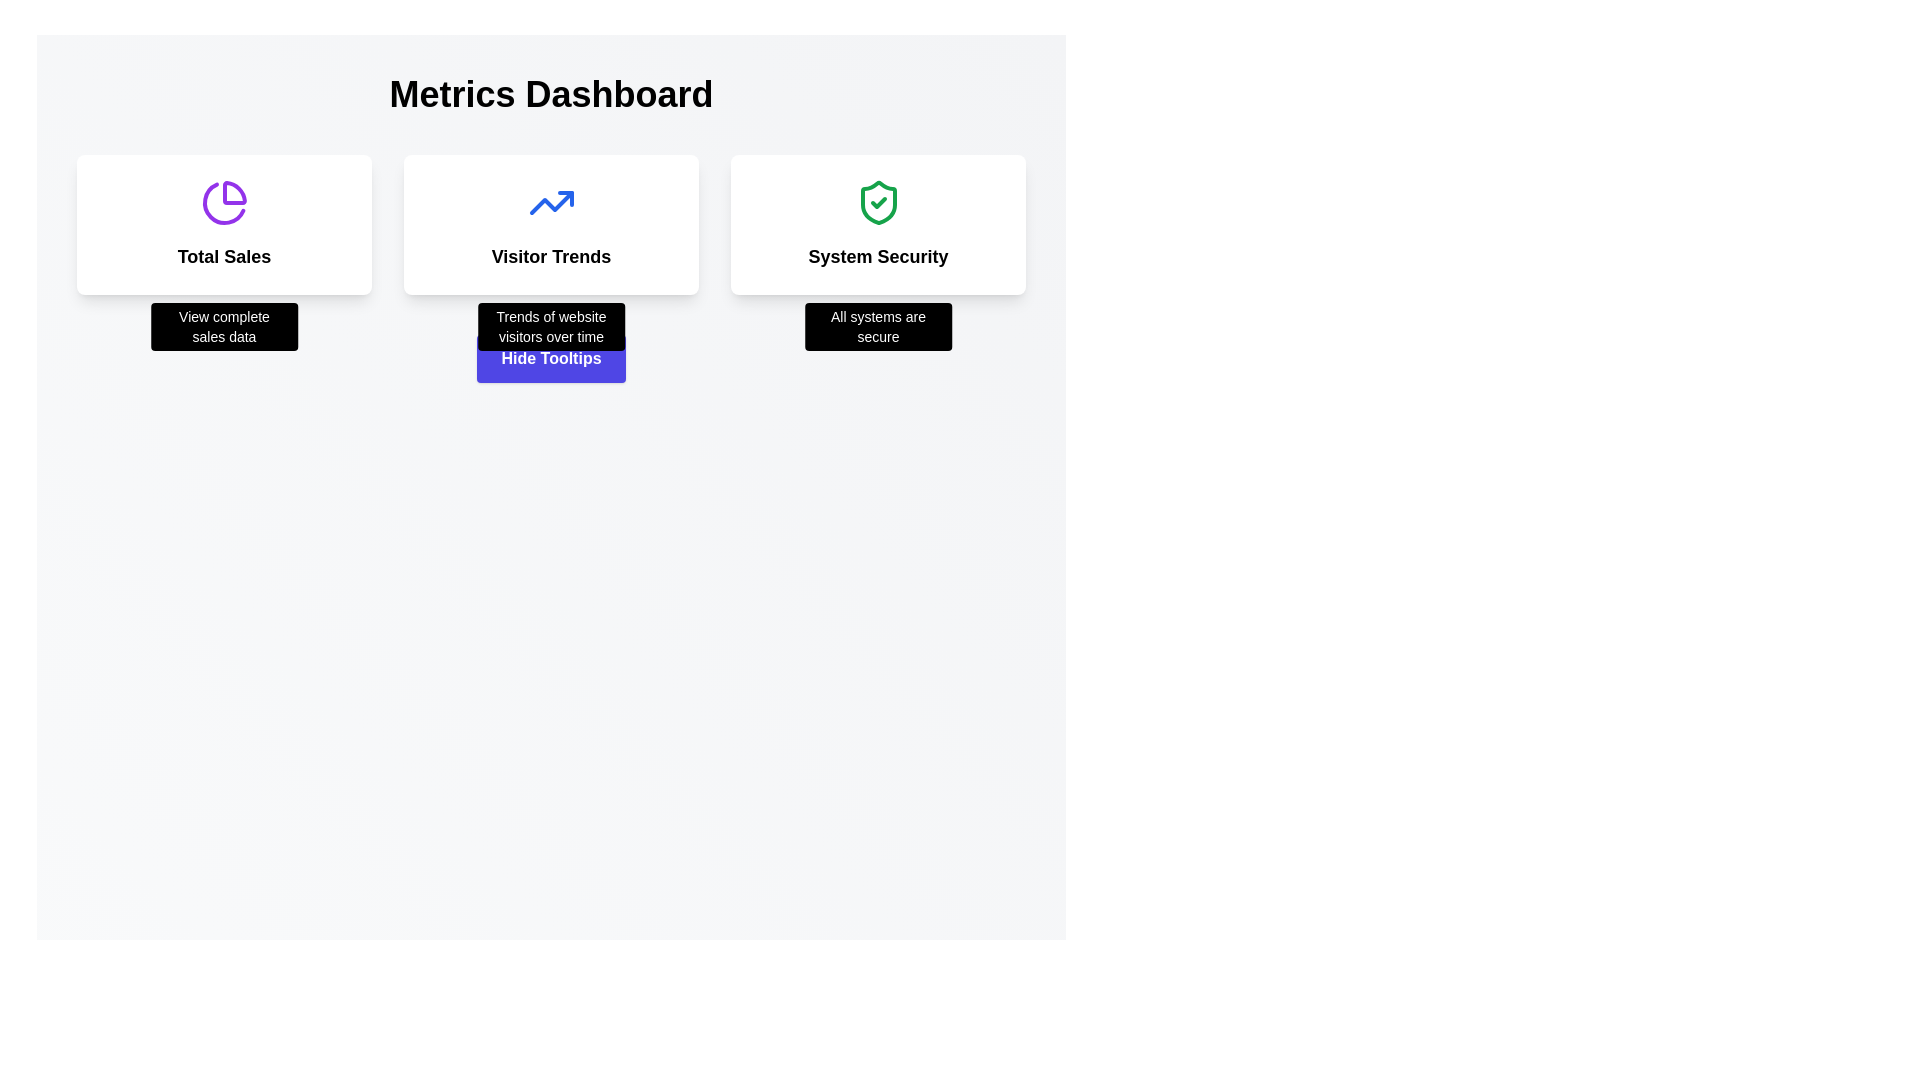 This screenshot has height=1080, width=1920. Describe the element at coordinates (564, 199) in the screenshot. I see `the upward trending tip of the chart icon, which is the second graphical component inside the second card of the 'Visitor Trends' section in the dashboard` at that location.